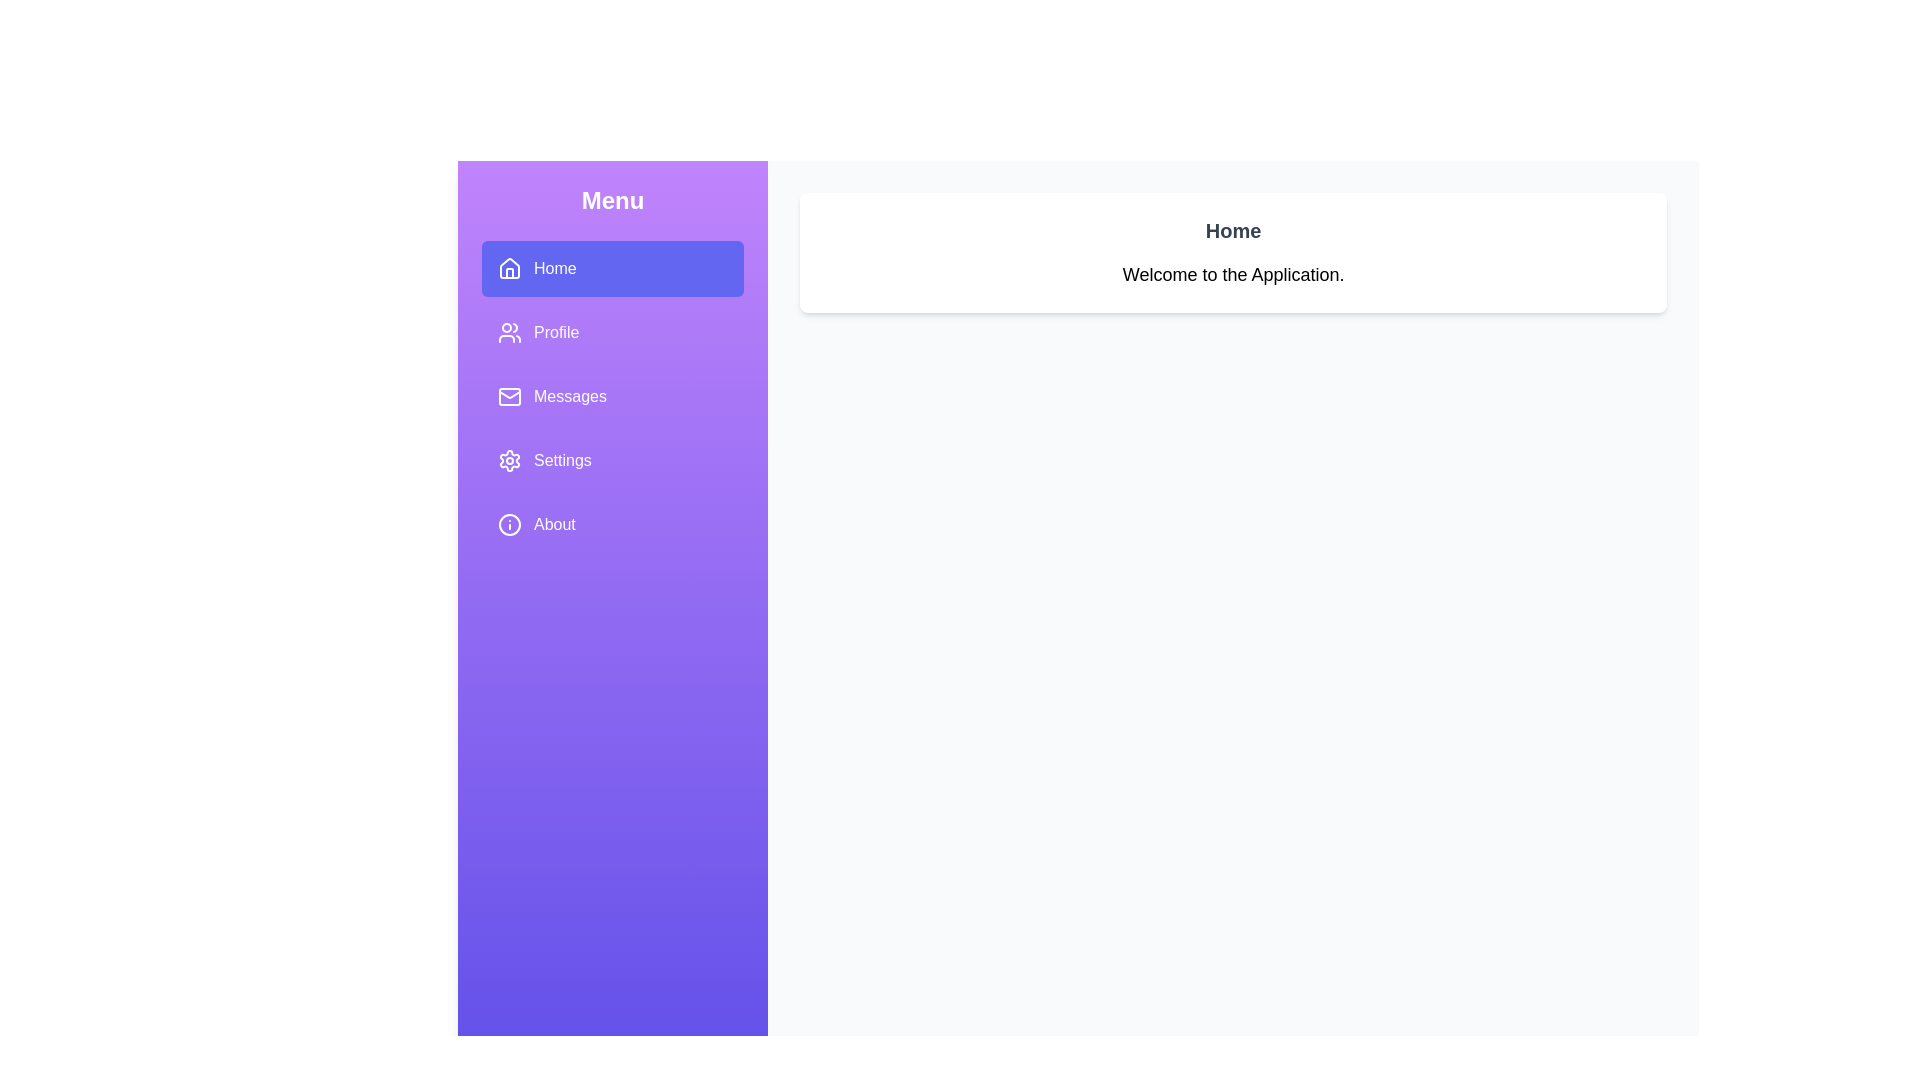 The width and height of the screenshot is (1920, 1080). What do you see at coordinates (612, 200) in the screenshot?
I see `text content of the 'Menu' header label, which is displayed in bold, large font with a light purple background and white text, located at the top of the vertical menu on the left side of the interface` at bounding box center [612, 200].